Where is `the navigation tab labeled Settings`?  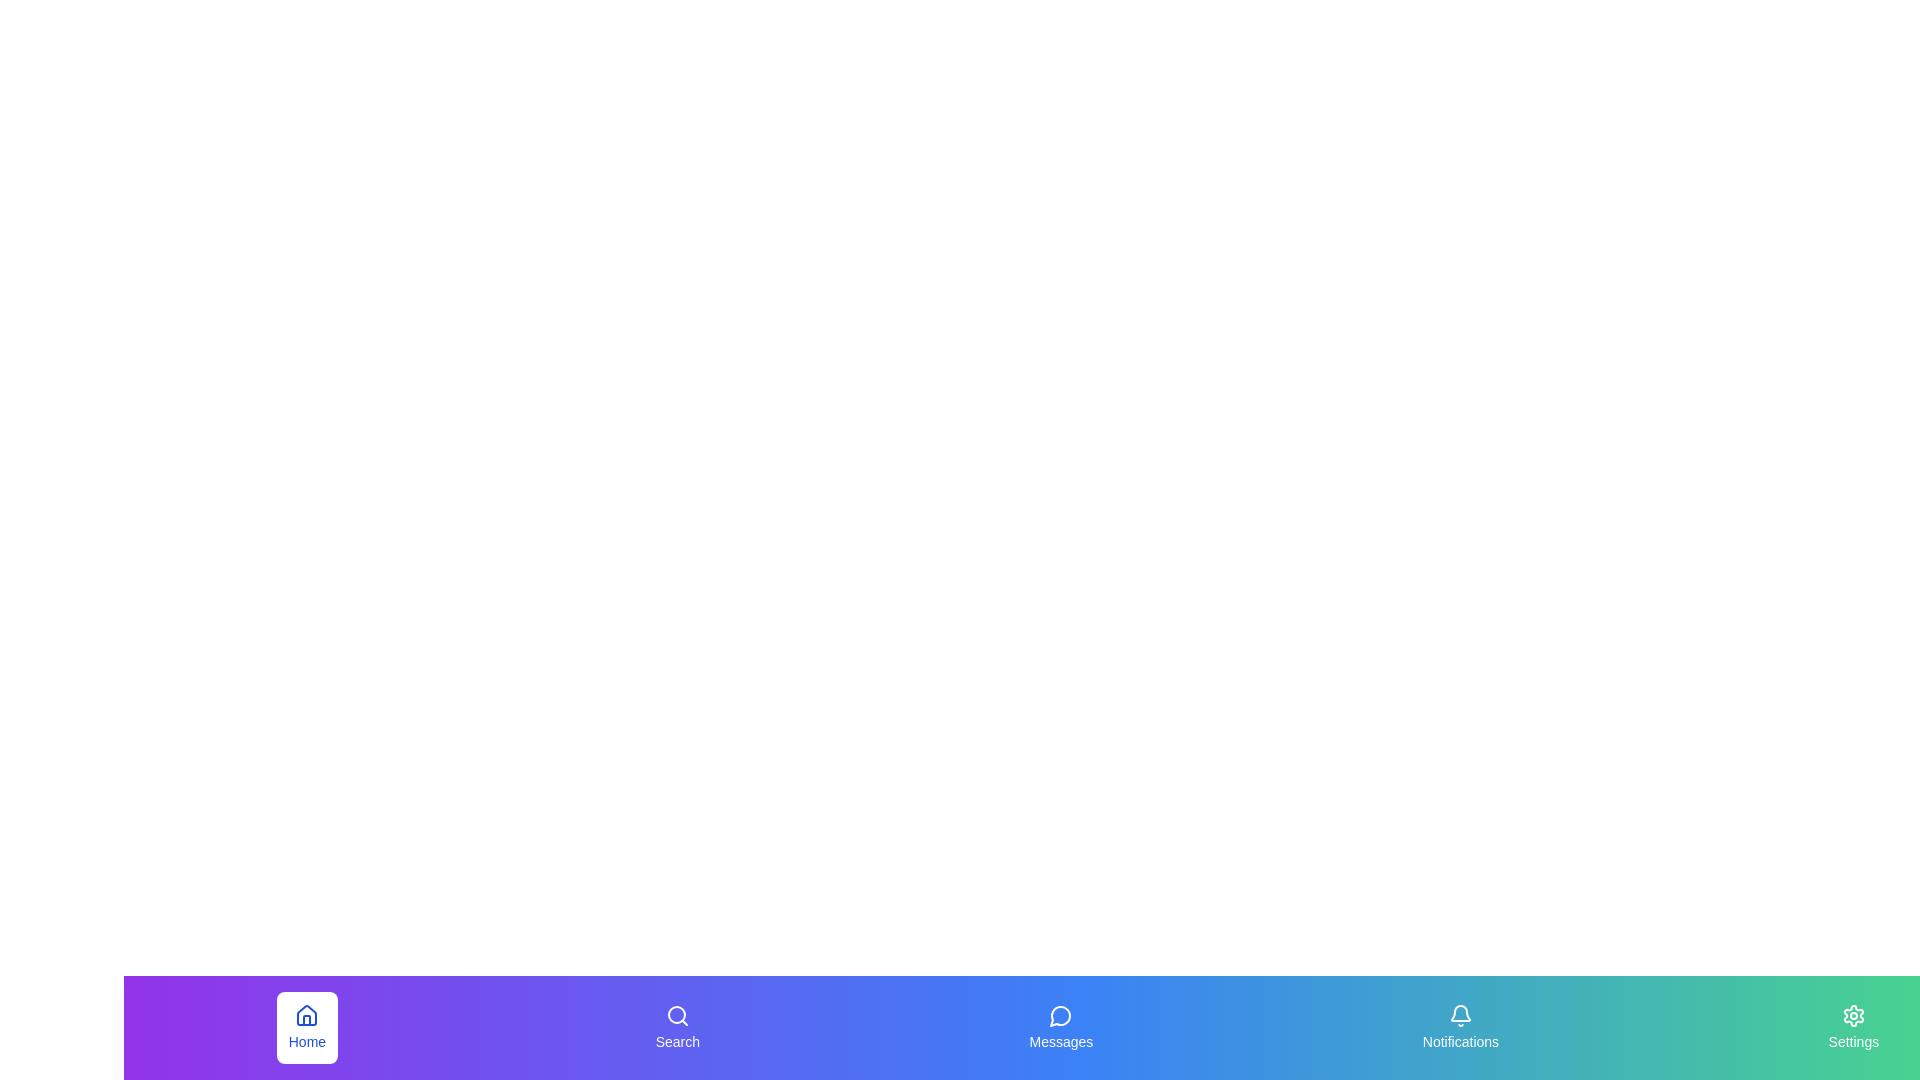 the navigation tab labeled Settings is located at coordinates (1851, 1028).